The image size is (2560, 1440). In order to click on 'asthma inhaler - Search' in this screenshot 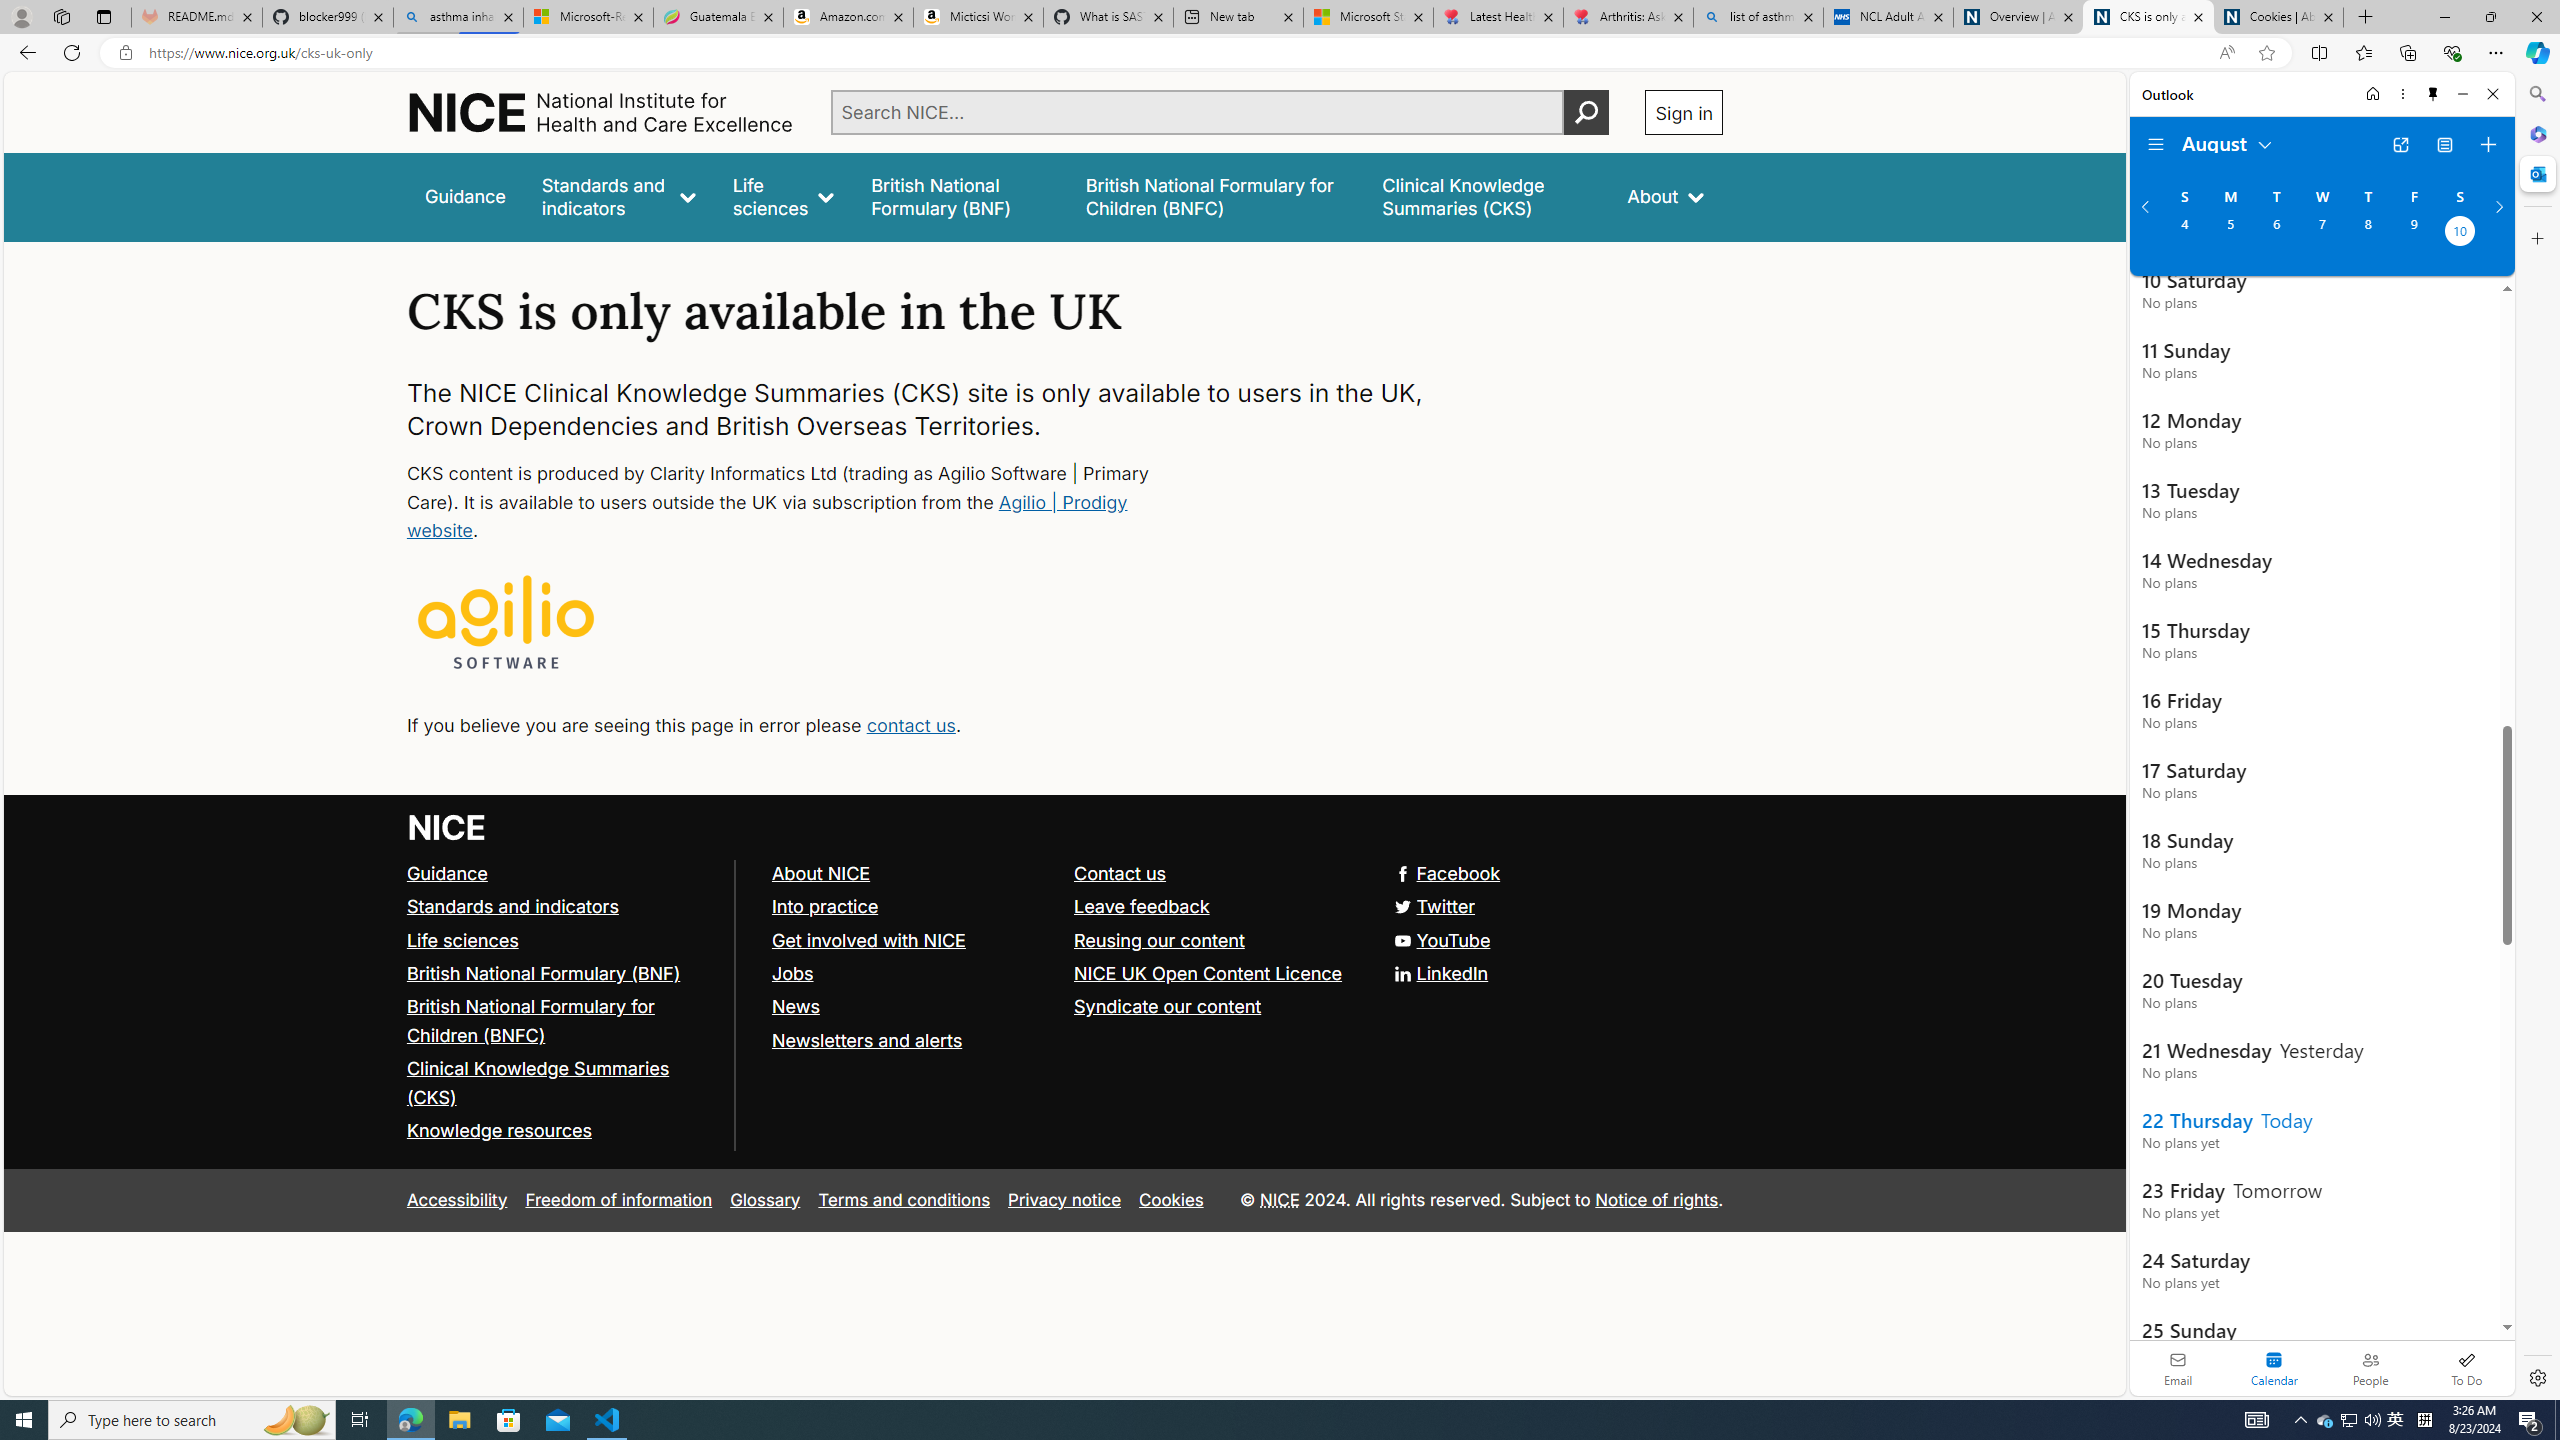, I will do `click(457, 16)`.